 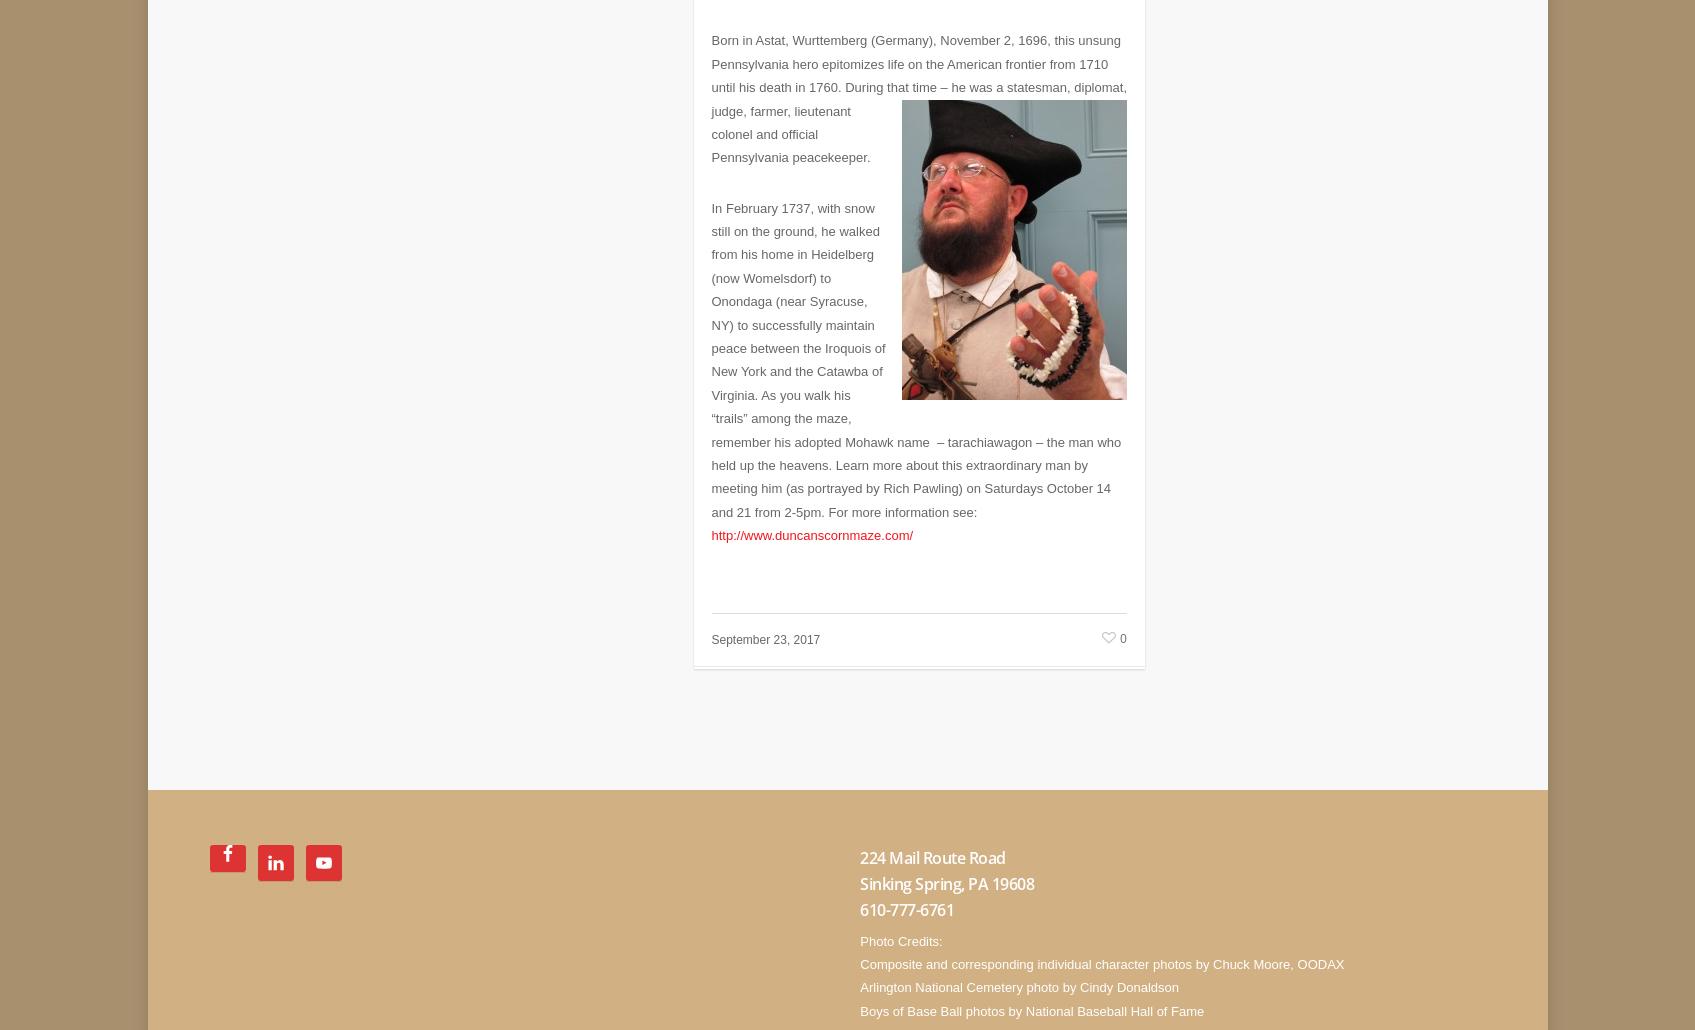 What do you see at coordinates (905, 894) in the screenshot?
I see `'610-777-6761'` at bounding box center [905, 894].